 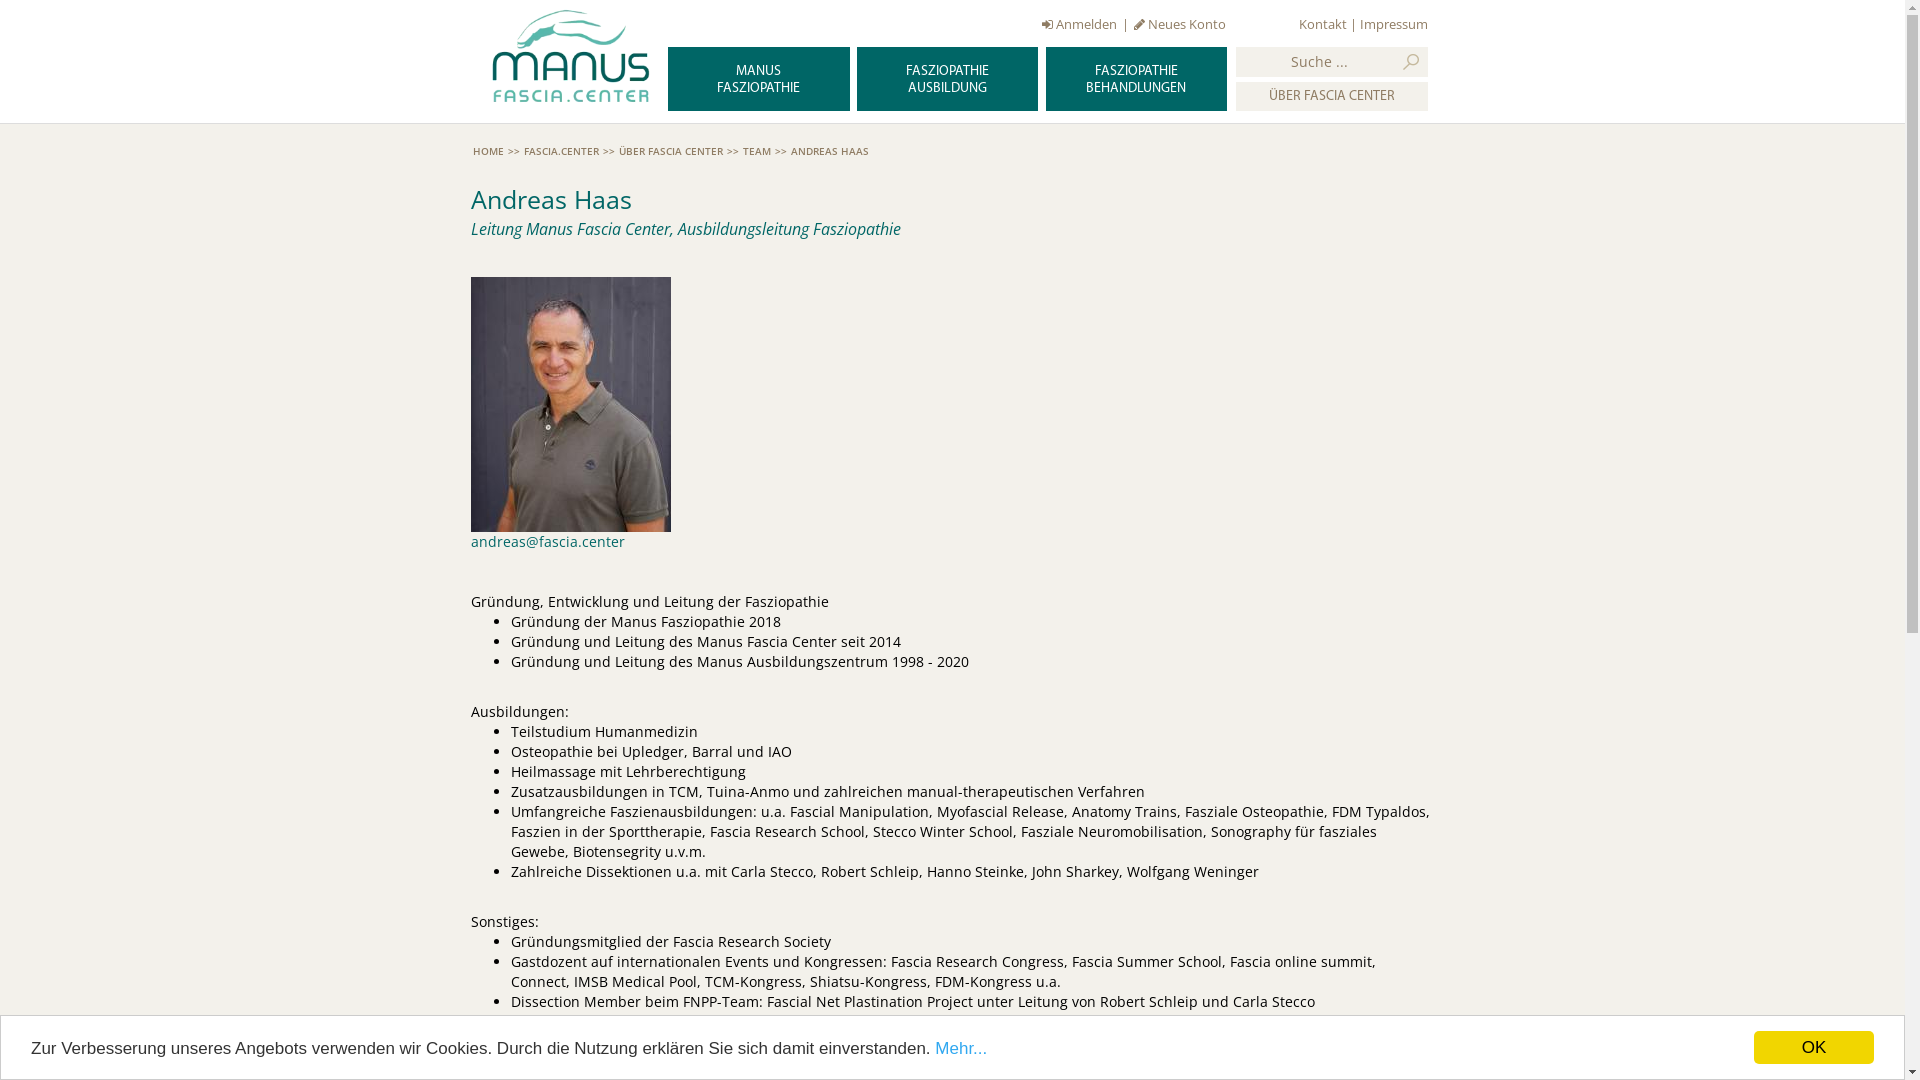 What do you see at coordinates (755, 149) in the screenshot?
I see `'TEAM'` at bounding box center [755, 149].